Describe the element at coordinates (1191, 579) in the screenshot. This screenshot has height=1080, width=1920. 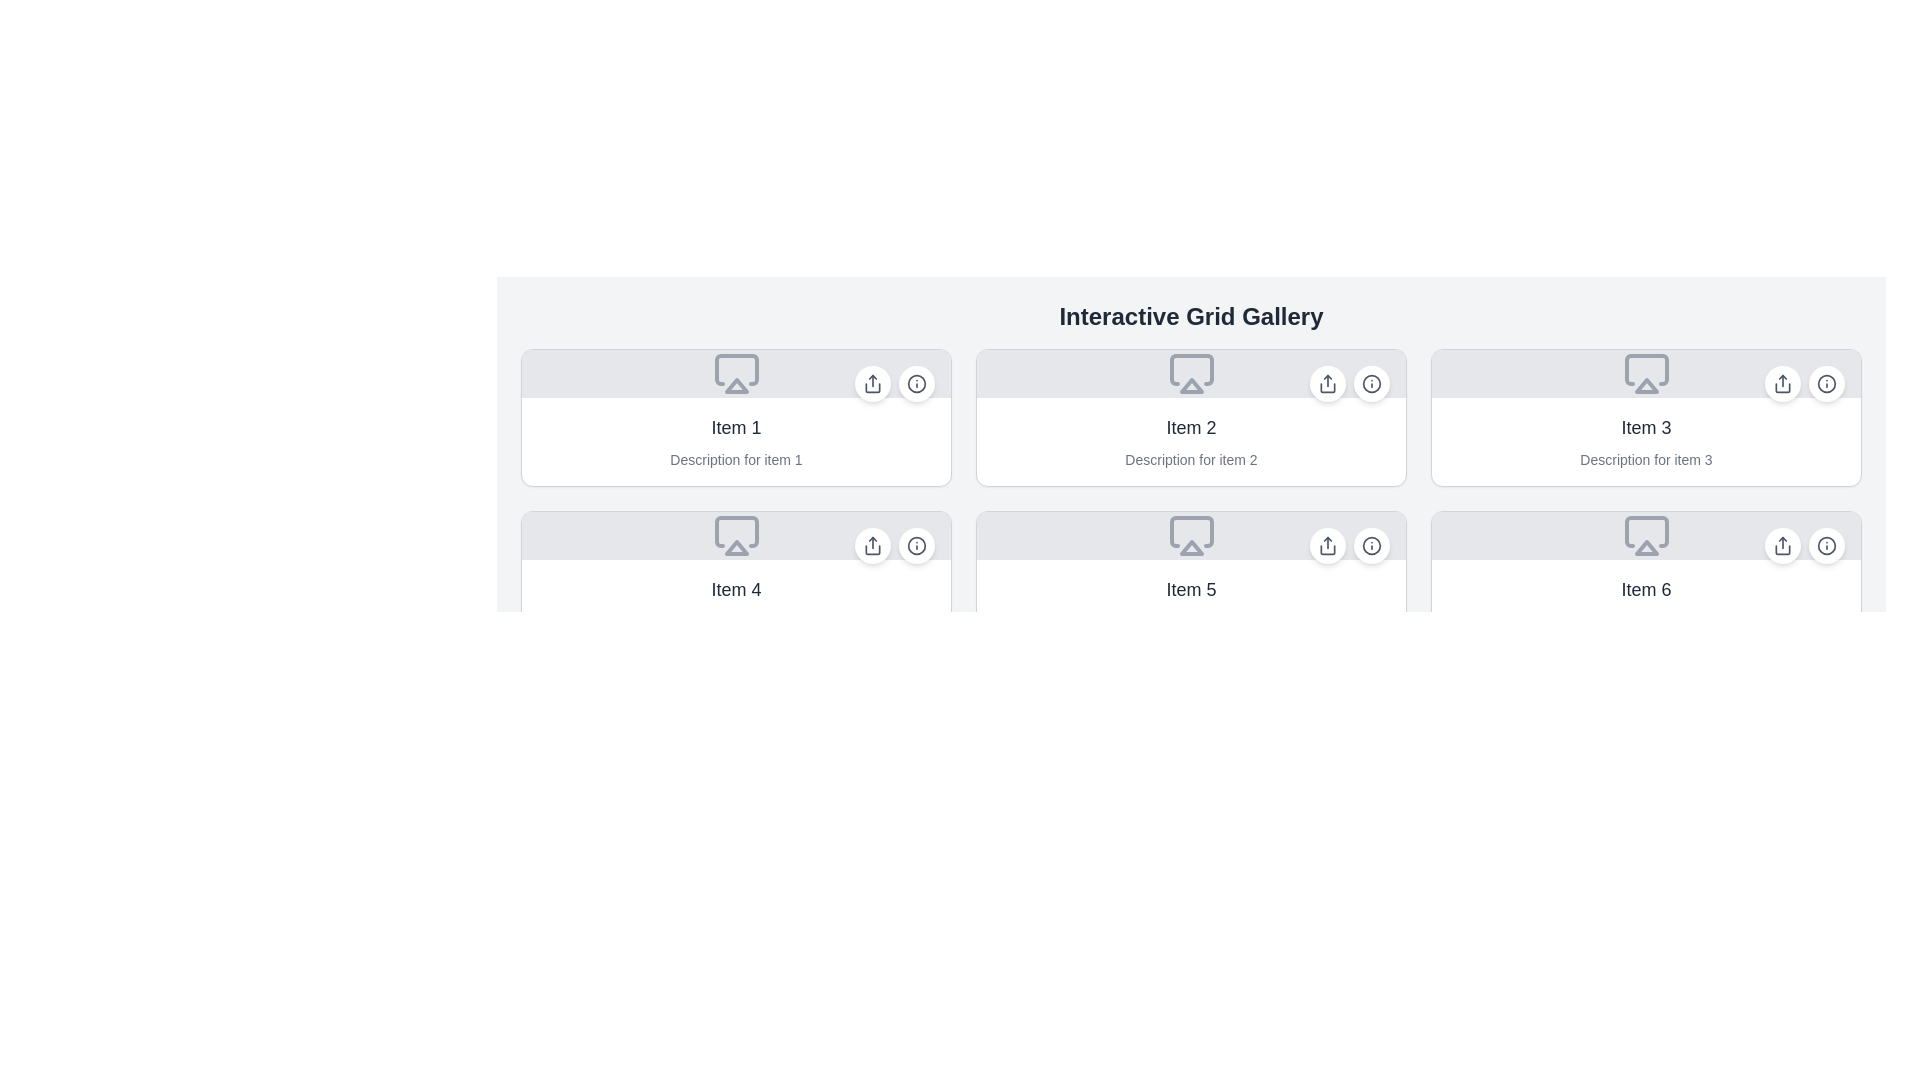
I see `the transparent overlay box that spans the fifth item in the grid layout, positioned in the second row and second column` at that location.